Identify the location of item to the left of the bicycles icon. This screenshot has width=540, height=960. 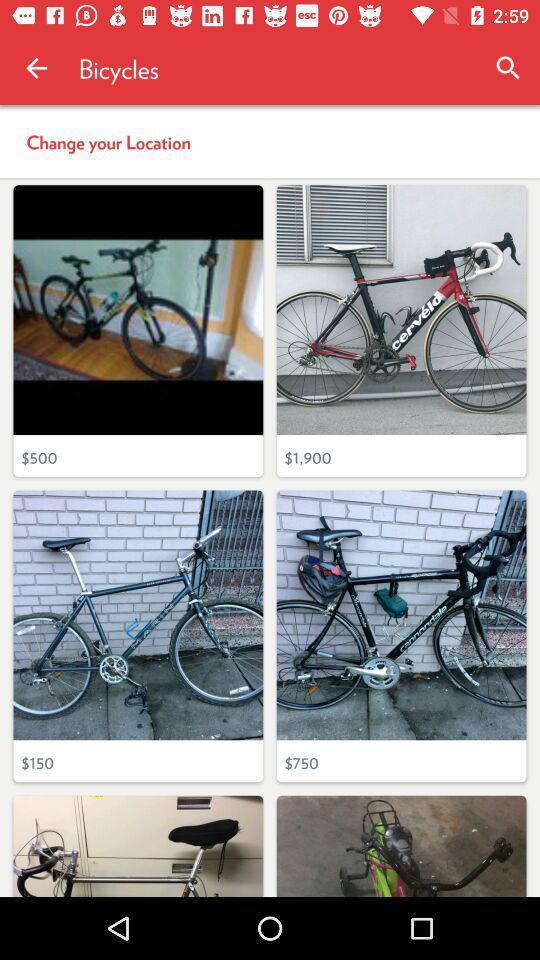
(36, 68).